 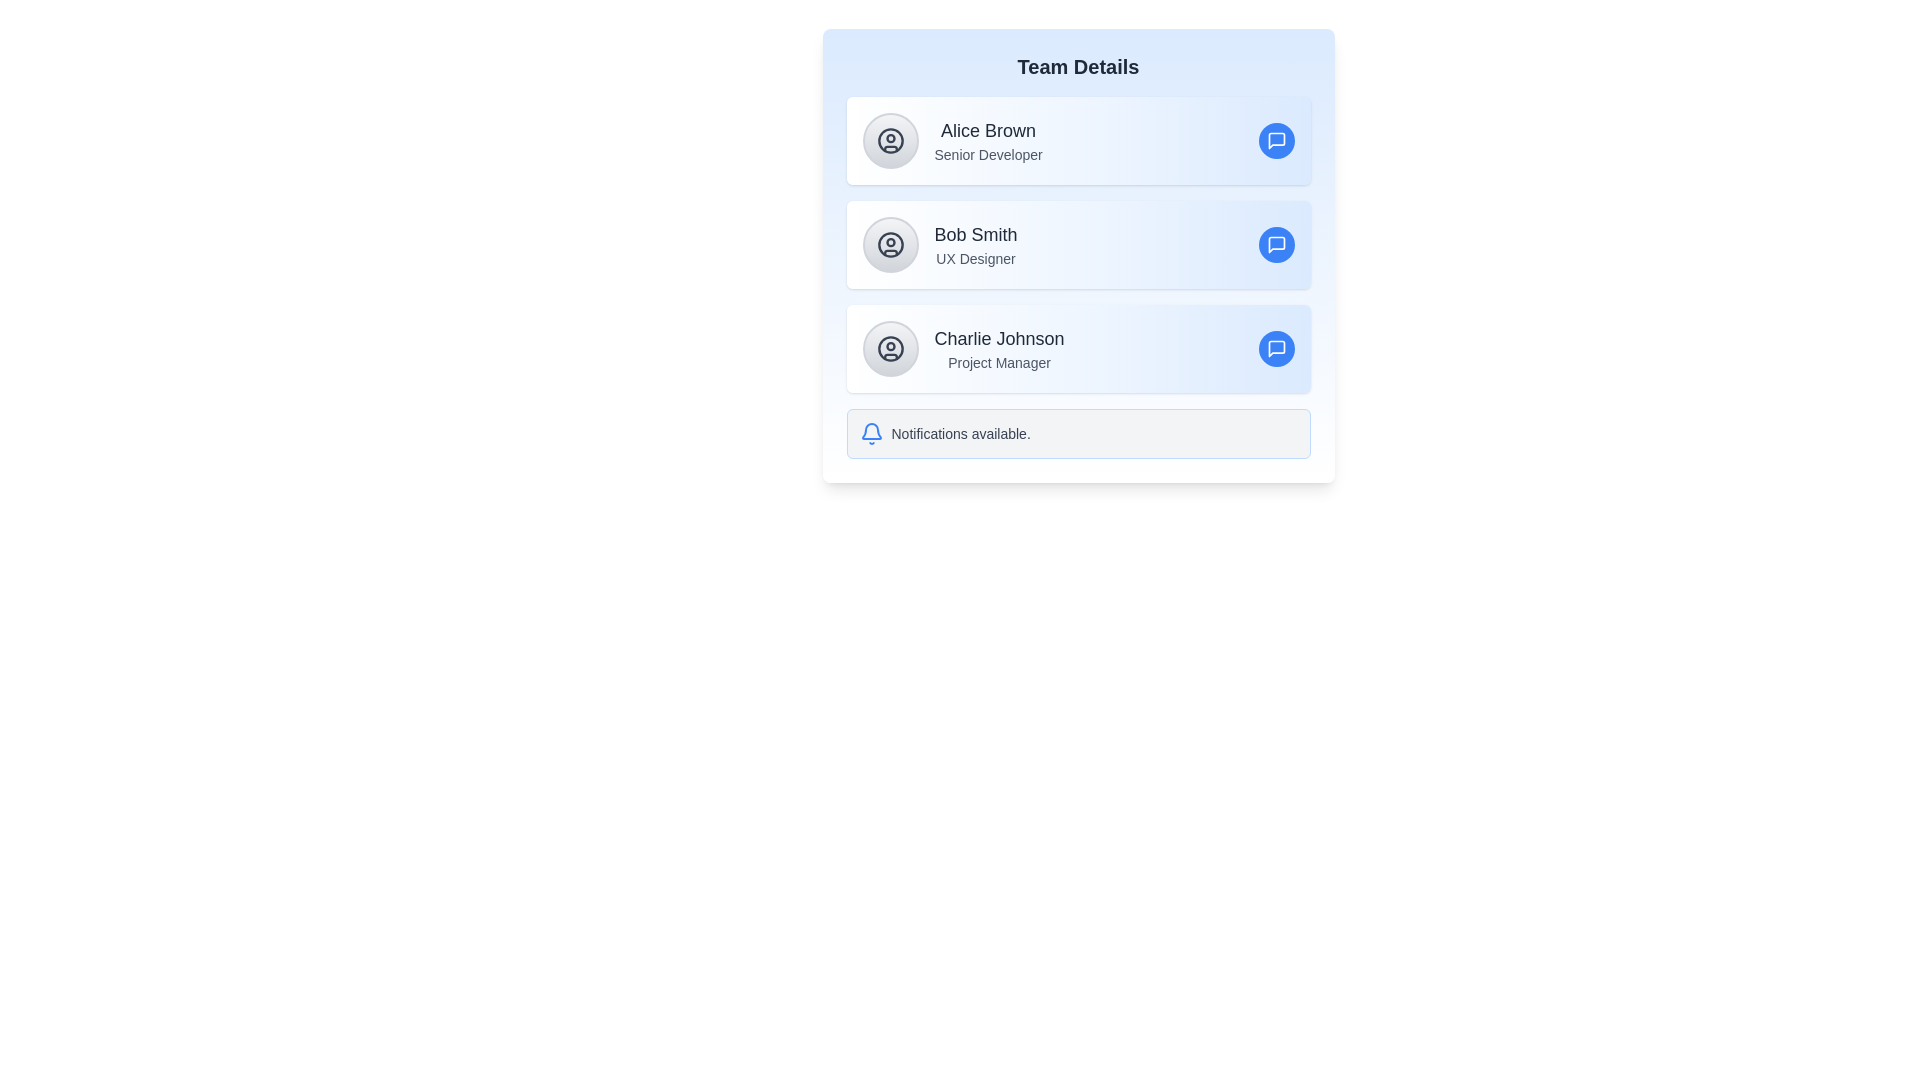 I want to click on the circular profile icon for 'Bob Smith (UX Designer)', which is the second profile icon in the list of users, so click(x=889, y=244).